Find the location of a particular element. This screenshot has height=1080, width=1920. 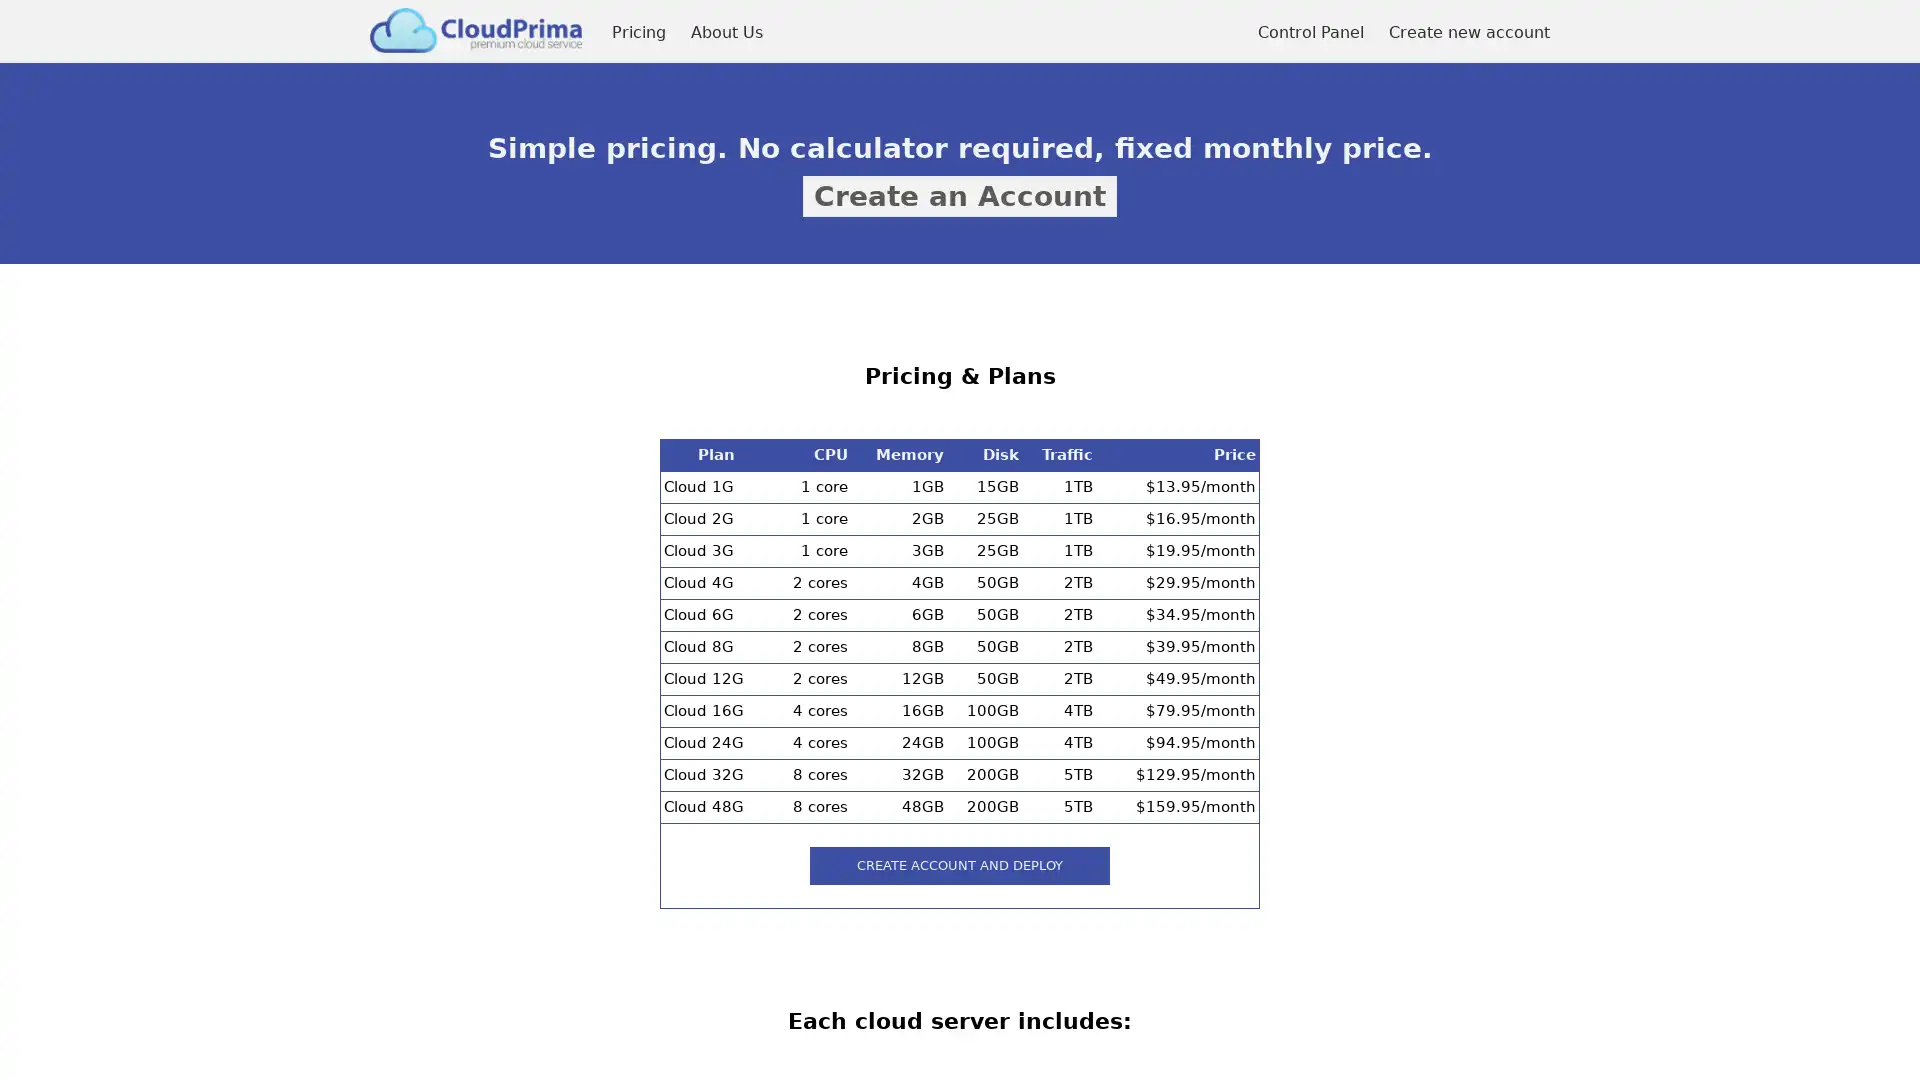

create account and deploy is located at coordinates (960, 865).